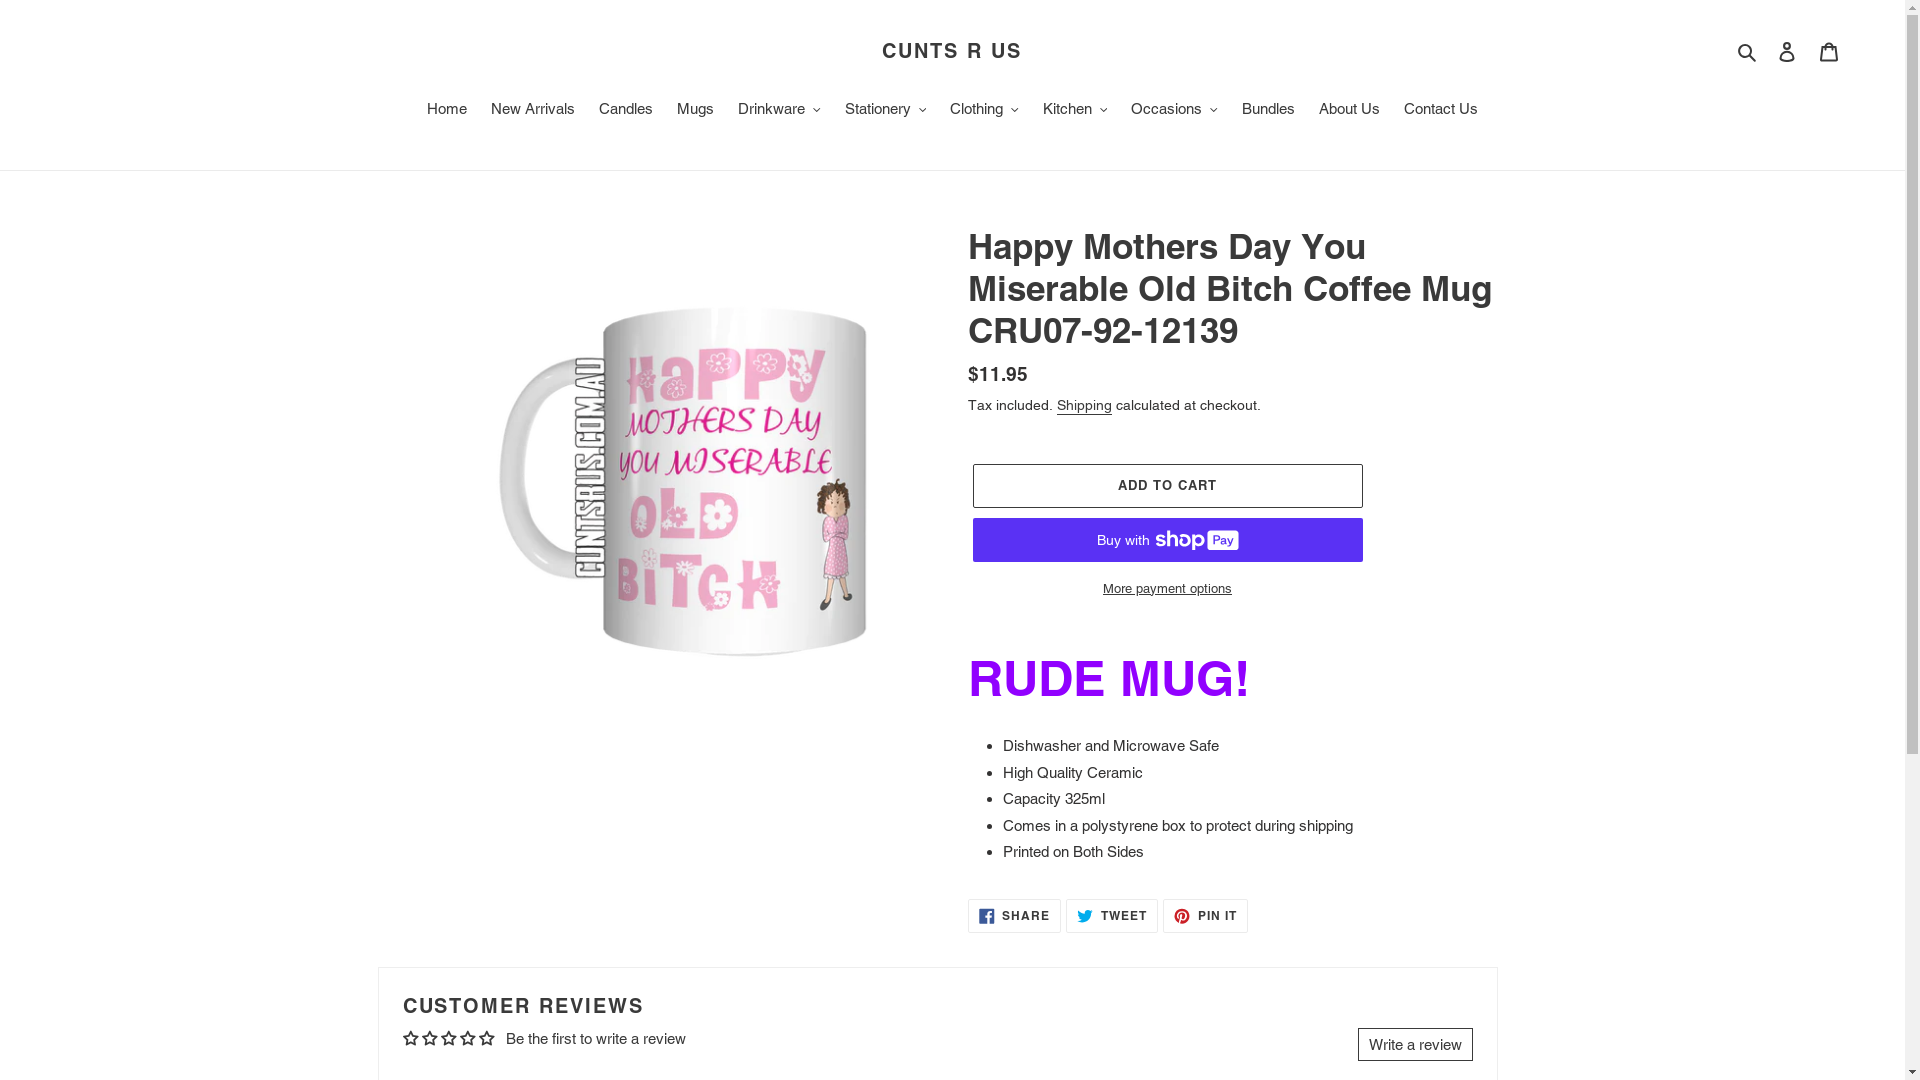  What do you see at coordinates (1747, 50) in the screenshot?
I see `'Search'` at bounding box center [1747, 50].